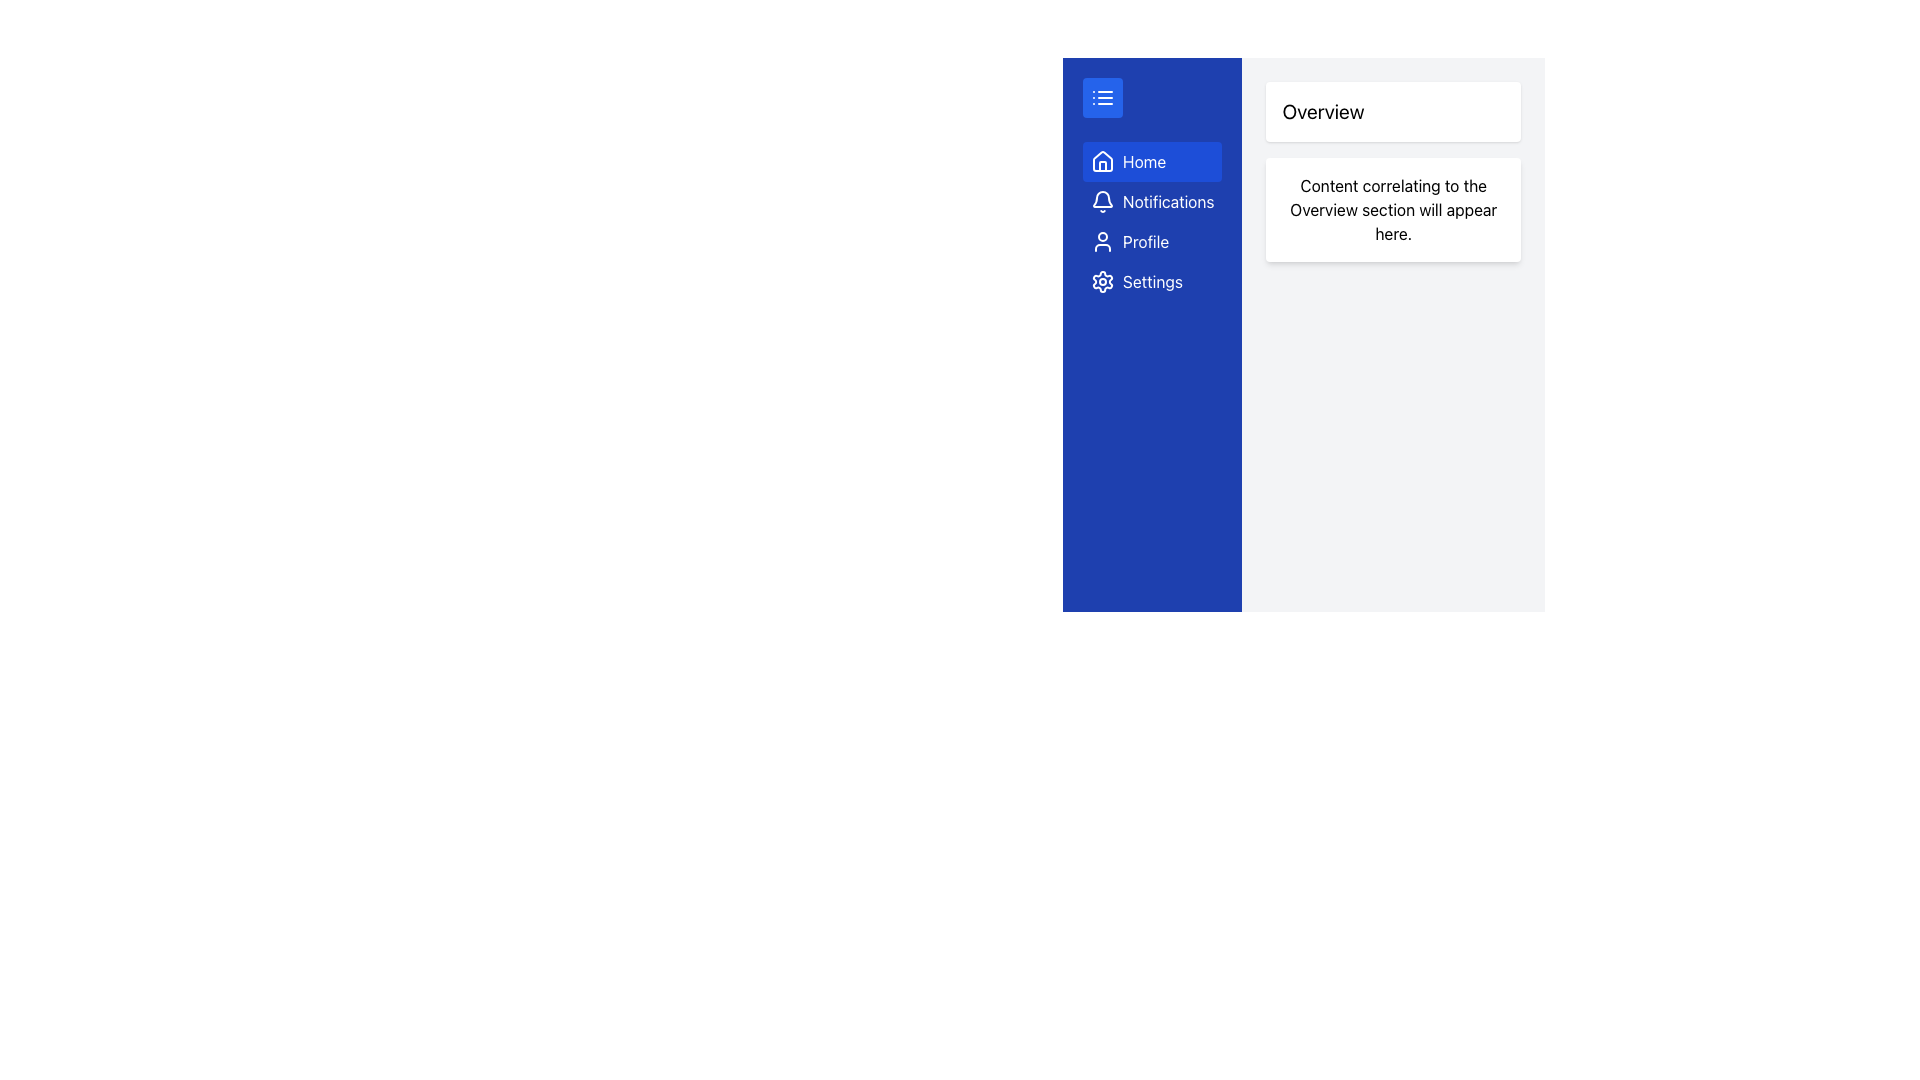 This screenshot has width=1920, height=1080. What do you see at coordinates (1102, 281) in the screenshot?
I see `the gear icon in the sidebar menu` at bounding box center [1102, 281].